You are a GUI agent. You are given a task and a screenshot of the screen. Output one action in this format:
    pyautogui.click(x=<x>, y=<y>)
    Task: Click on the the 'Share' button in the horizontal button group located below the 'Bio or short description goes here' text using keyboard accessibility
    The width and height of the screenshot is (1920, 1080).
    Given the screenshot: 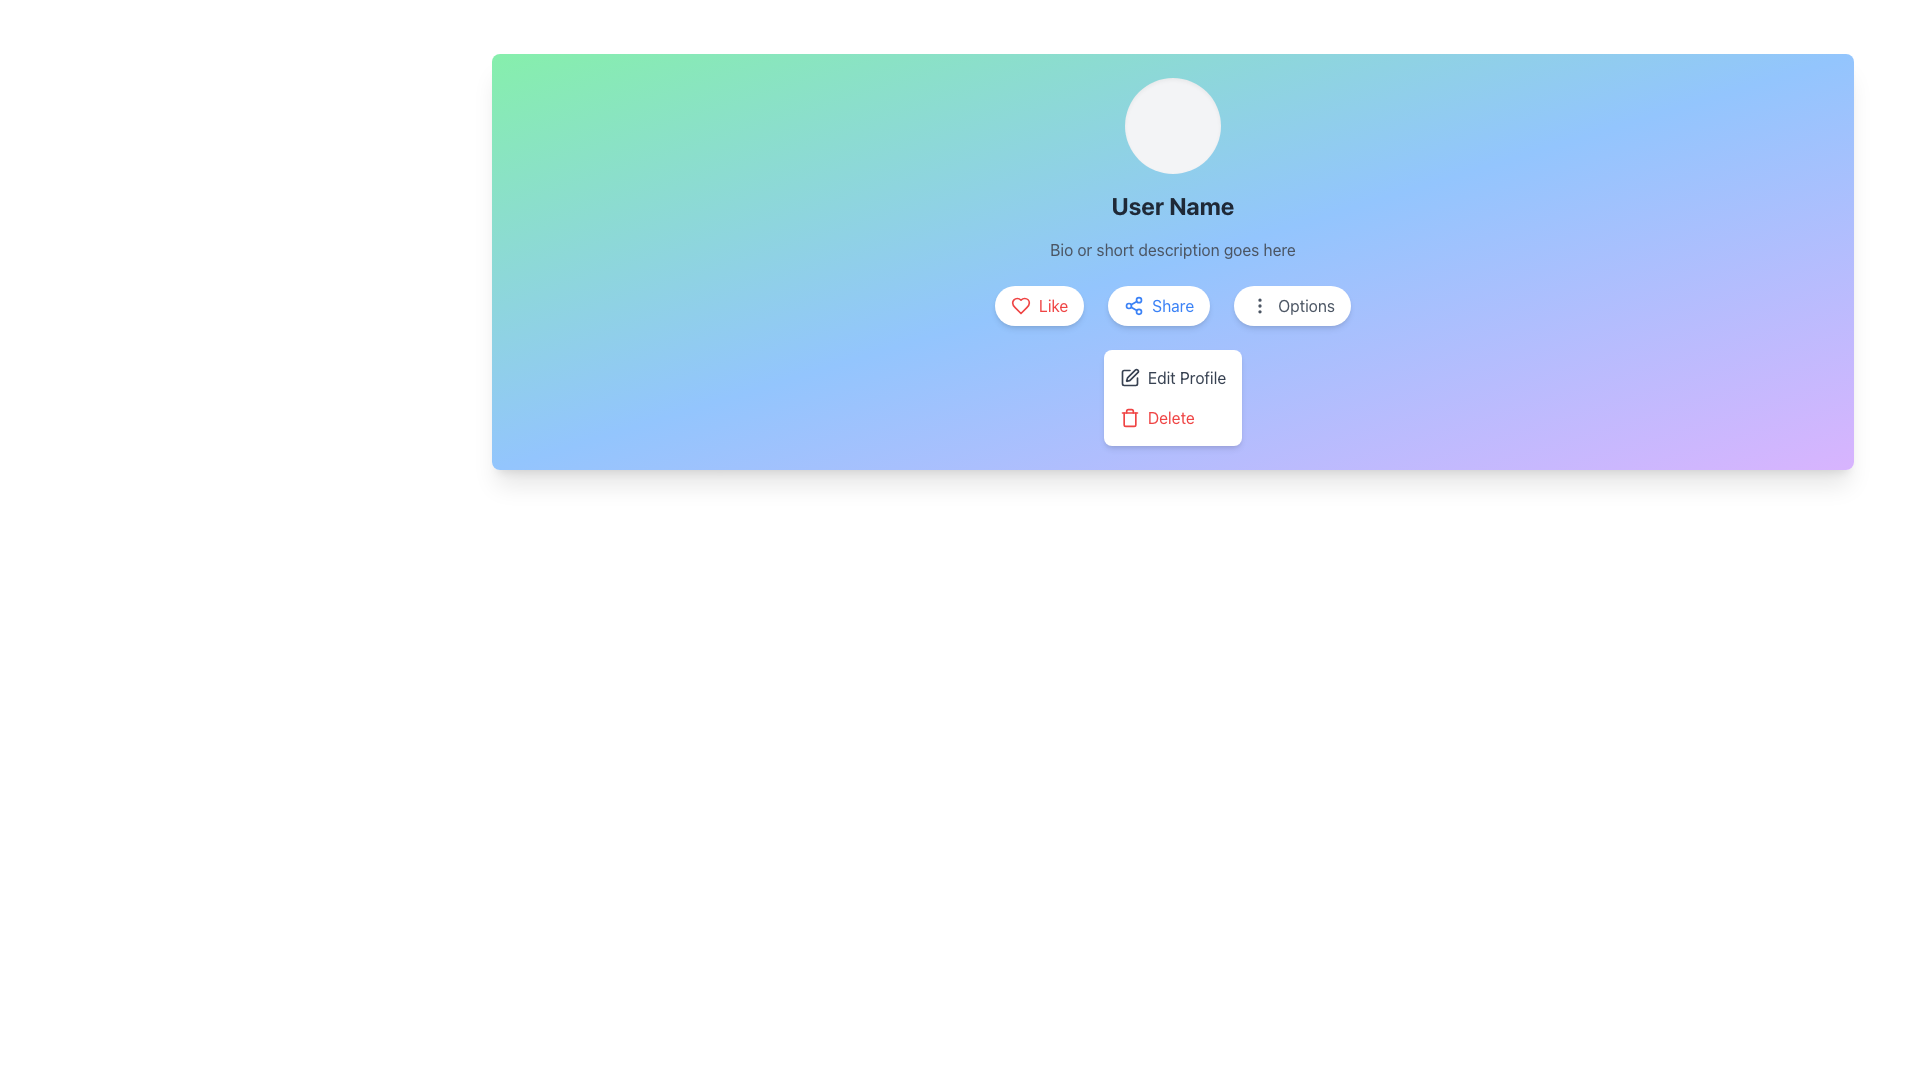 What is the action you would take?
    pyautogui.click(x=1172, y=305)
    